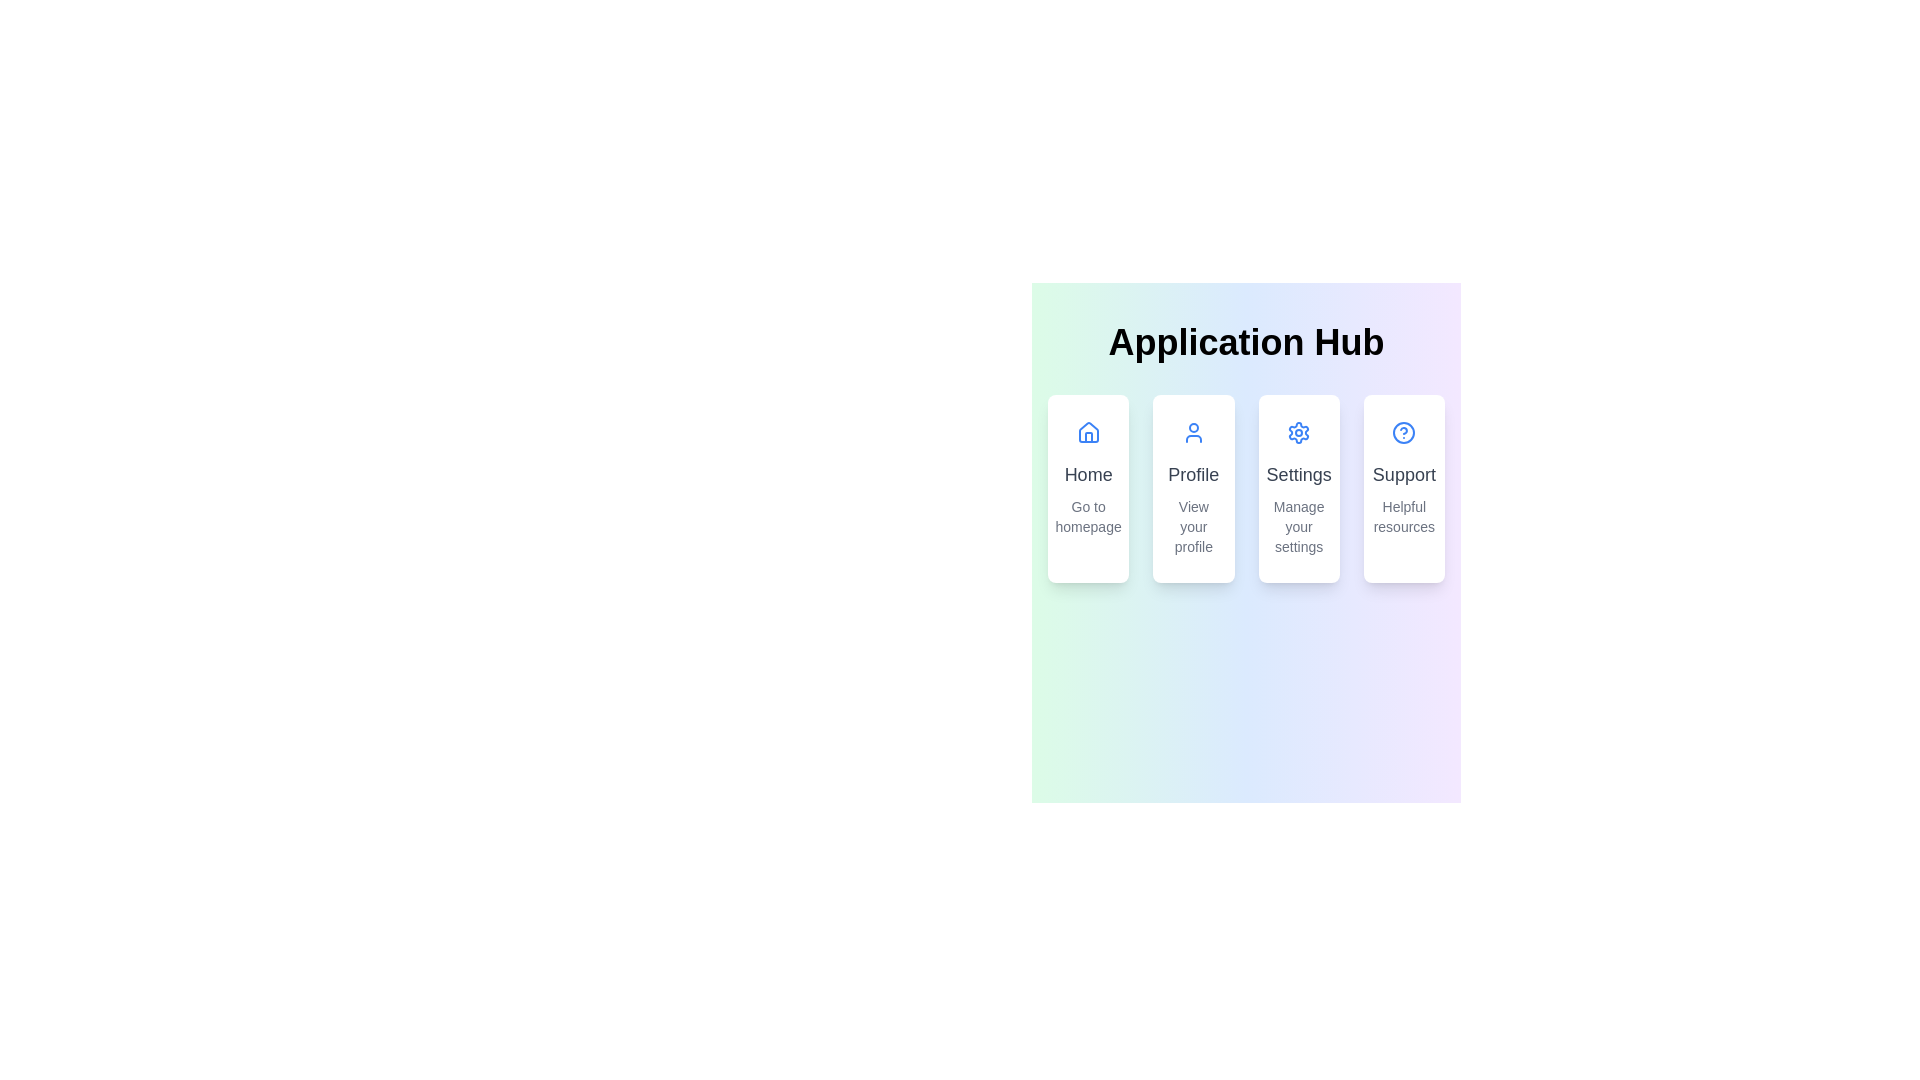  Describe the element at coordinates (1087, 474) in the screenshot. I see `the text label displaying 'Home', which is styled in gray and positioned between an icon and descriptive text in the first card of a series of cards` at that location.